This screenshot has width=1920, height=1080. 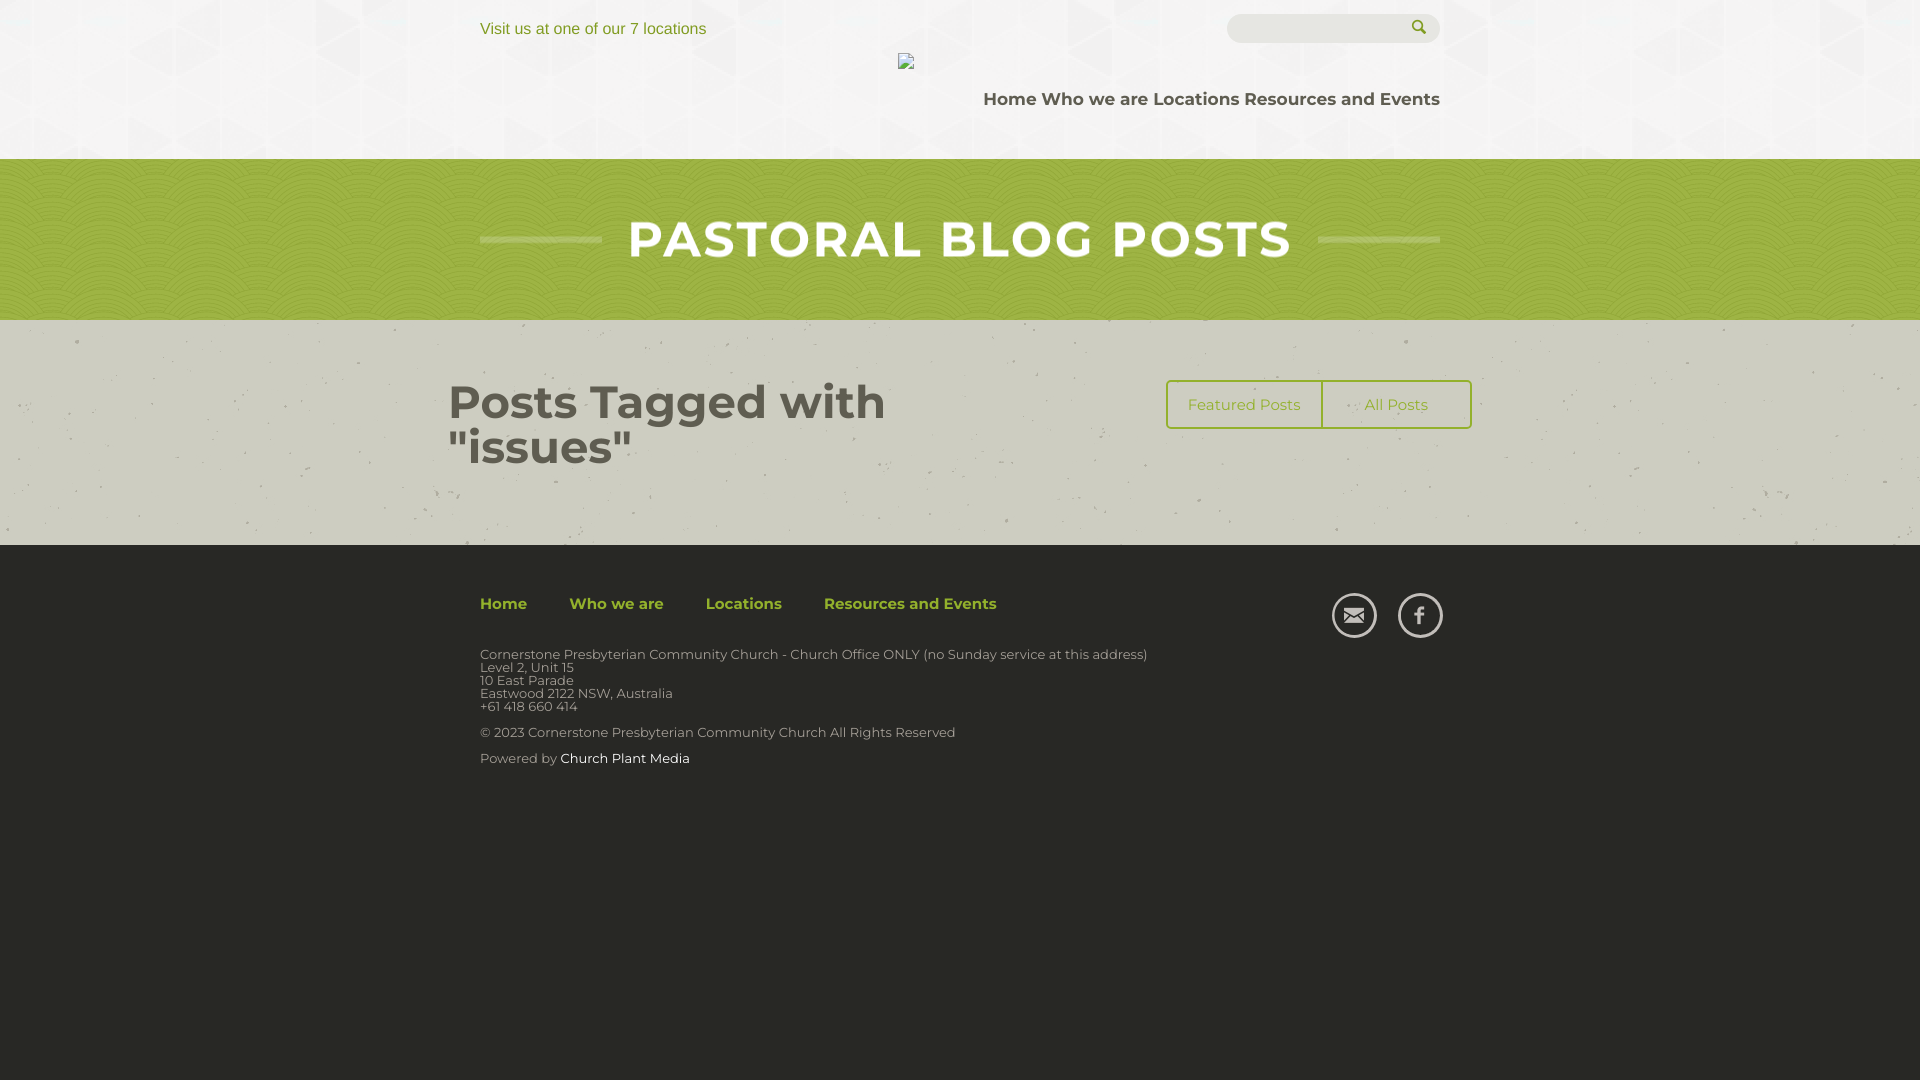 What do you see at coordinates (623, 759) in the screenshot?
I see `'Church Plant Media'` at bounding box center [623, 759].